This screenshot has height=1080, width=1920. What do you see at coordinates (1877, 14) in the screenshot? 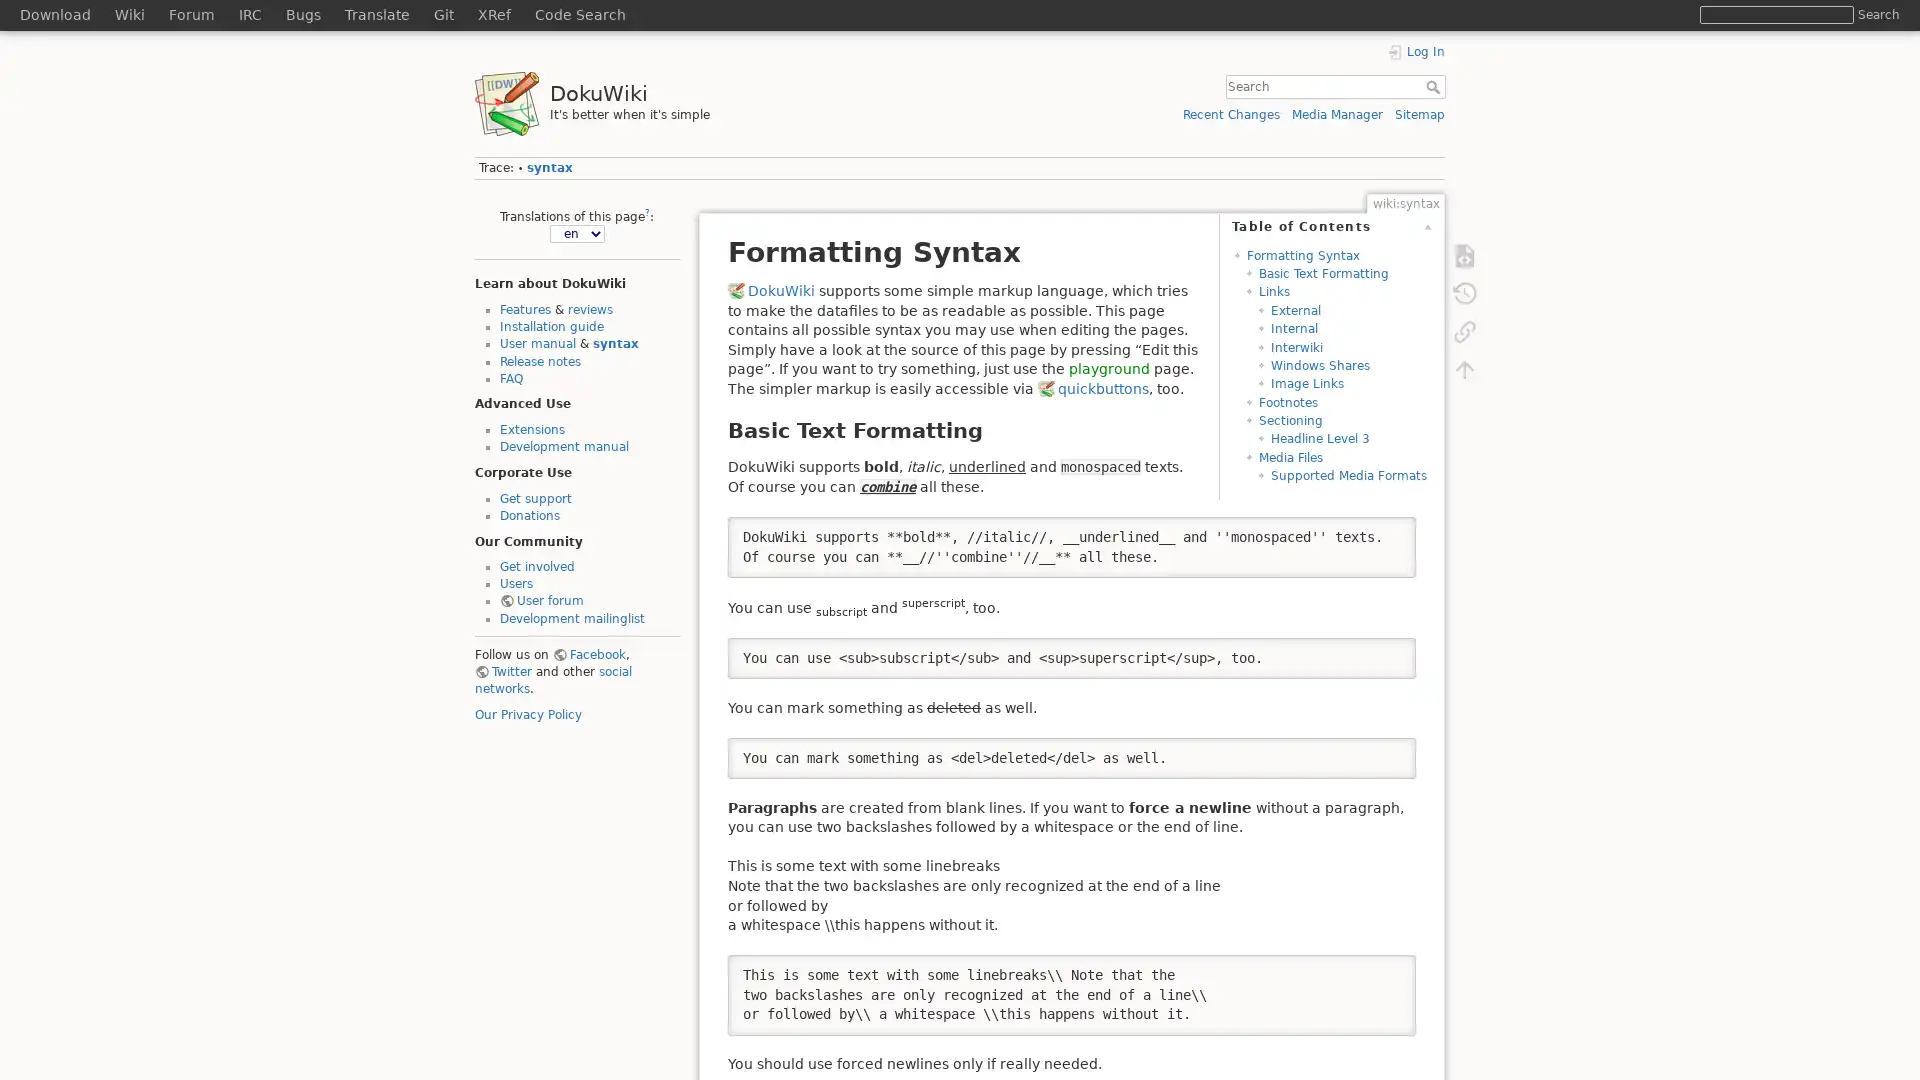
I see `Search` at bounding box center [1877, 14].